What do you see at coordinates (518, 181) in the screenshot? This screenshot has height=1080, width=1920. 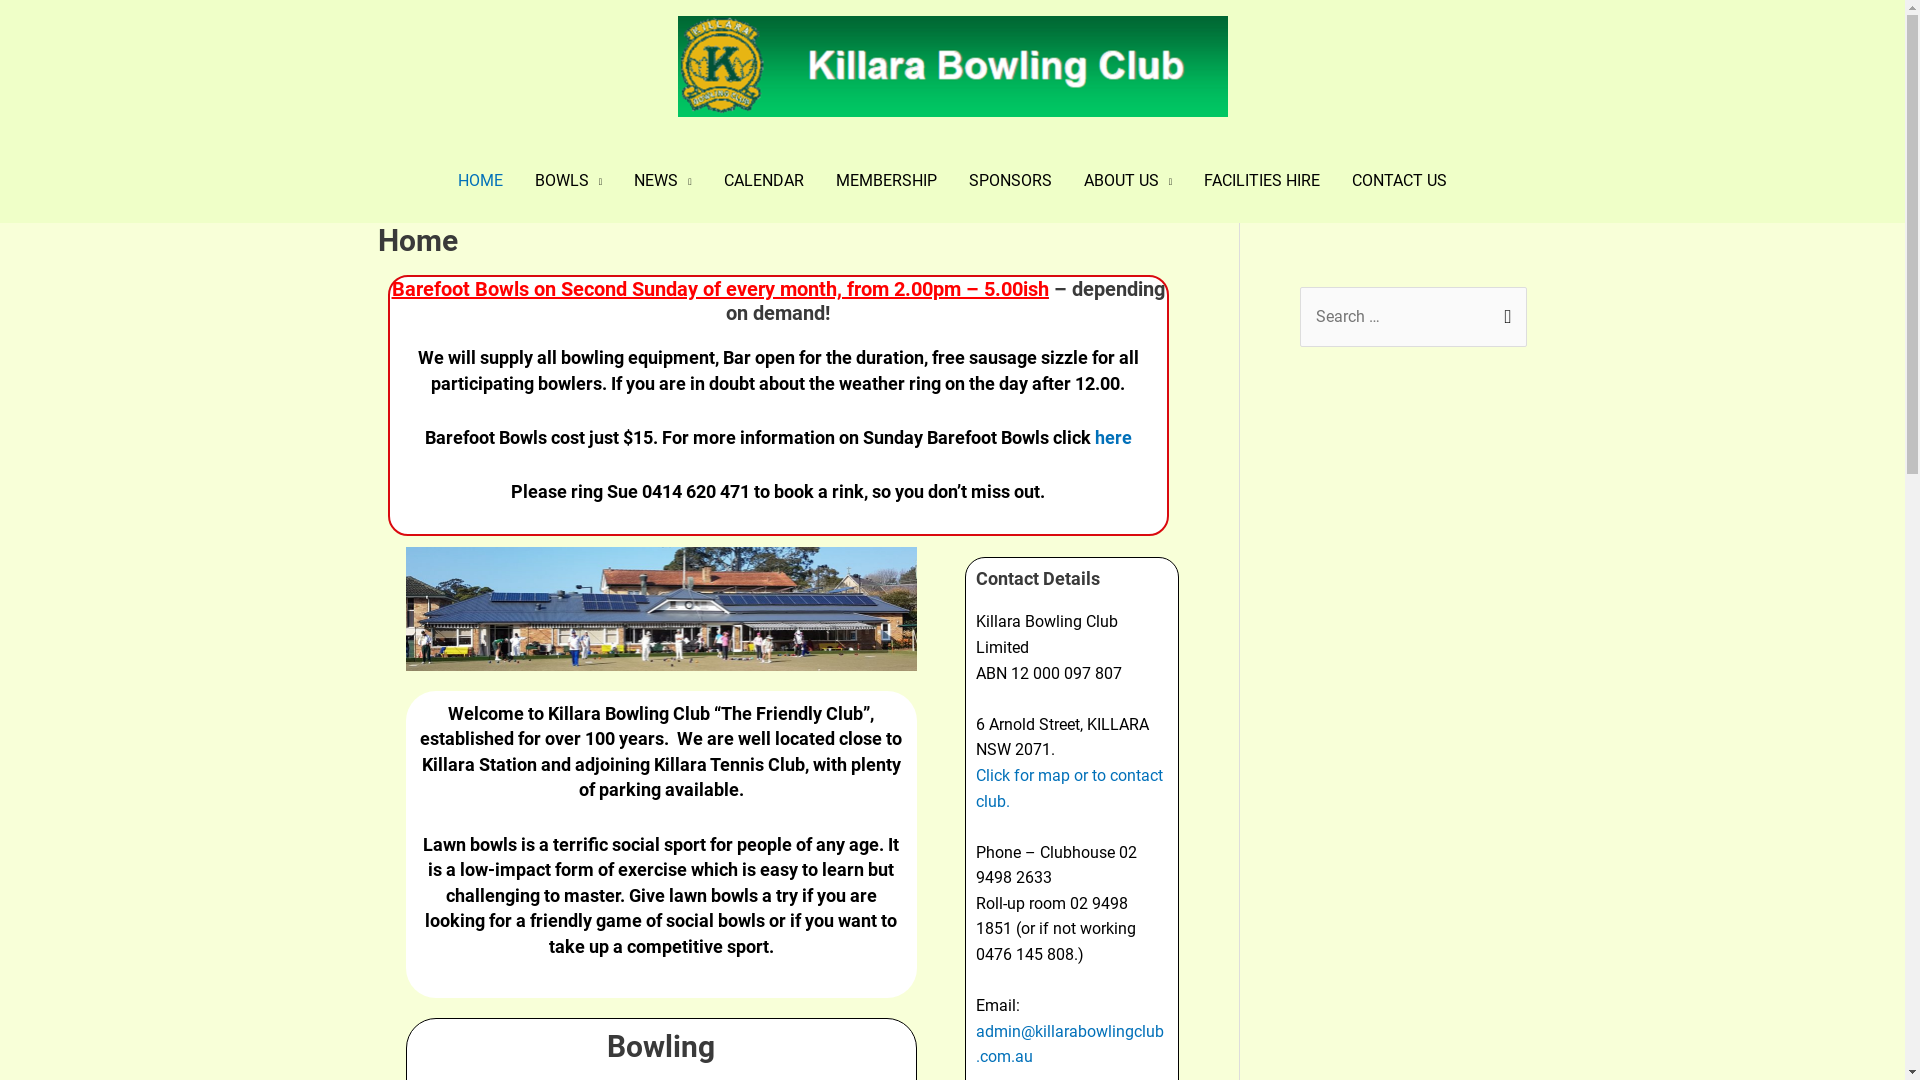 I see `'BOWLS'` at bounding box center [518, 181].